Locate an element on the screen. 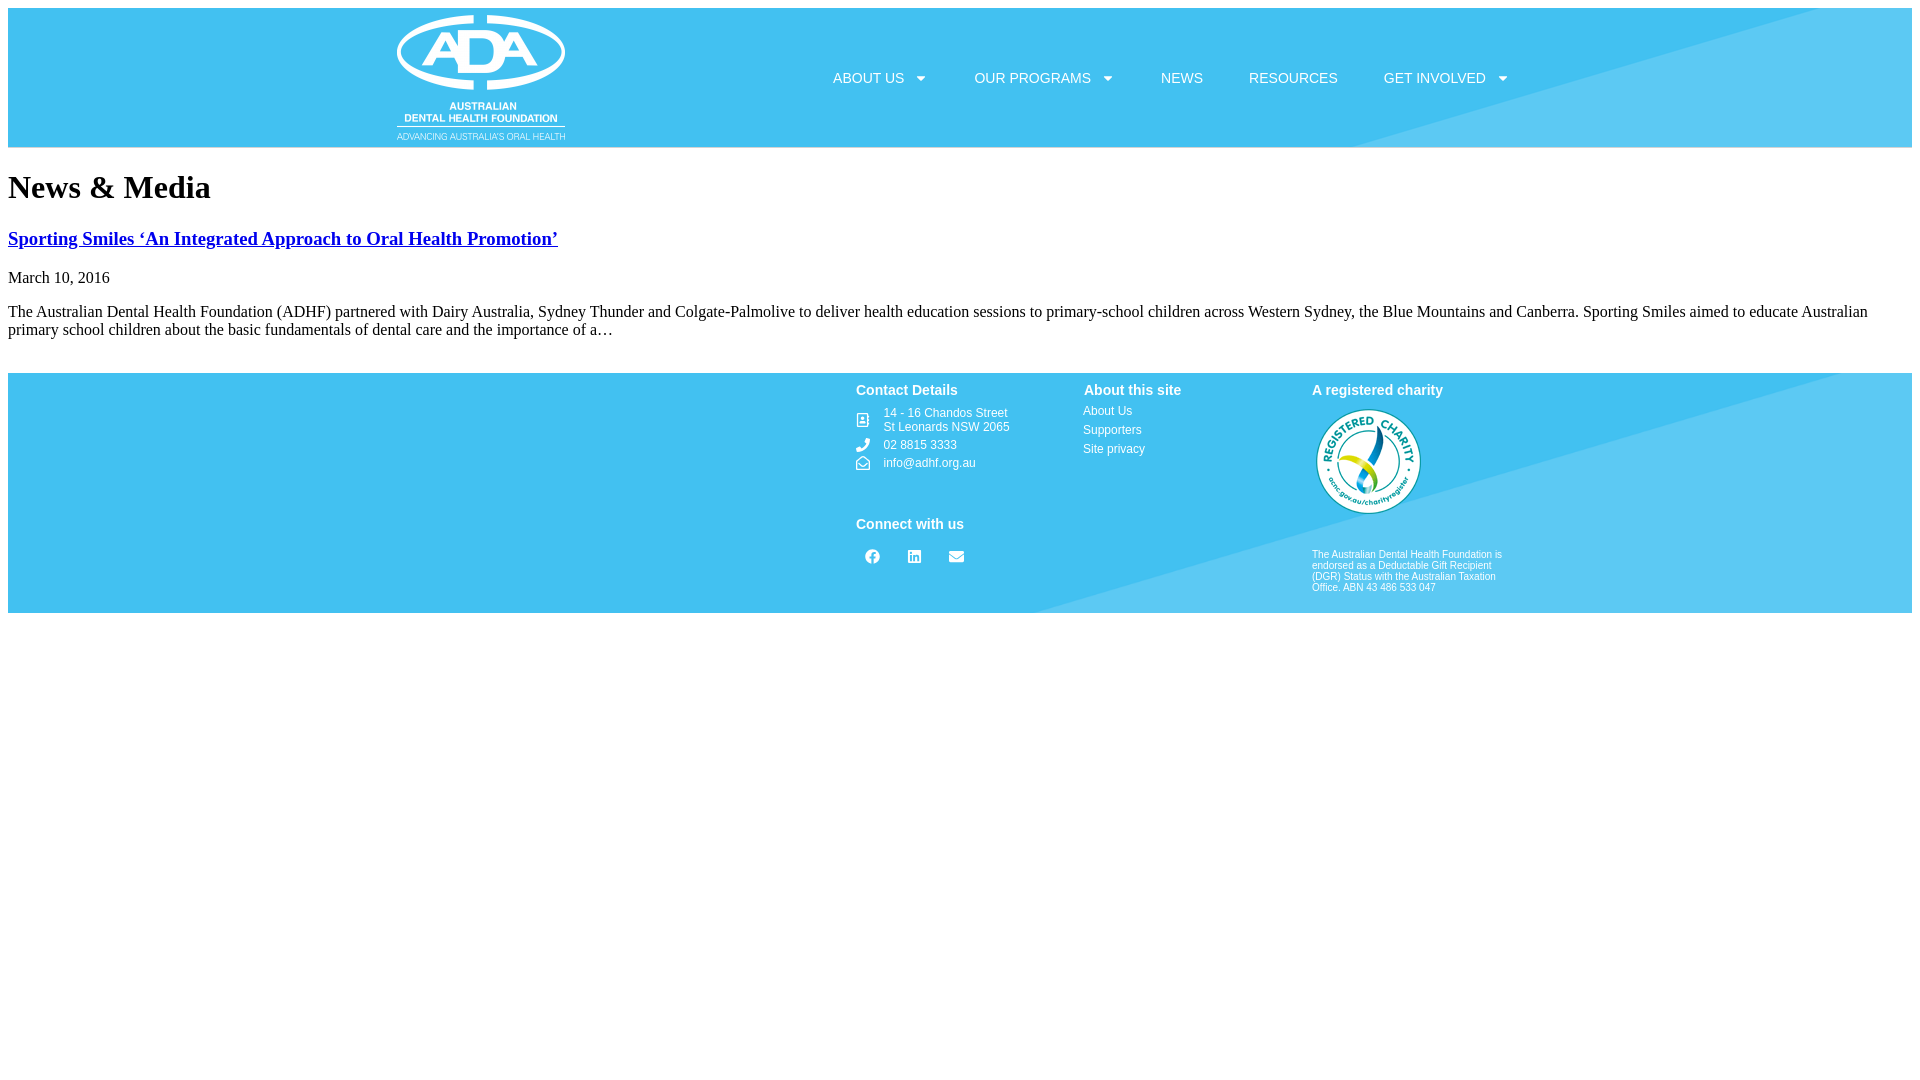  'GET INVOLVED' is located at coordinates (1446, 76).